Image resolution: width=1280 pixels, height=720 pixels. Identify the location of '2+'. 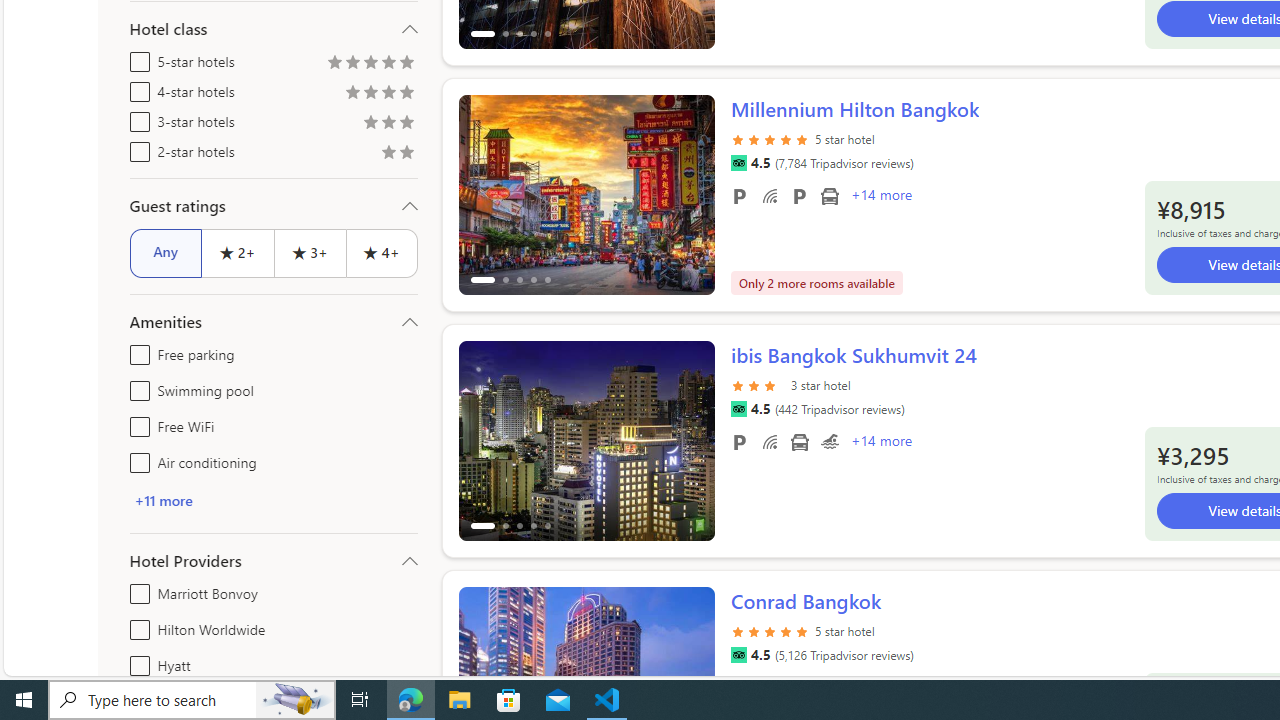
(237, 252).